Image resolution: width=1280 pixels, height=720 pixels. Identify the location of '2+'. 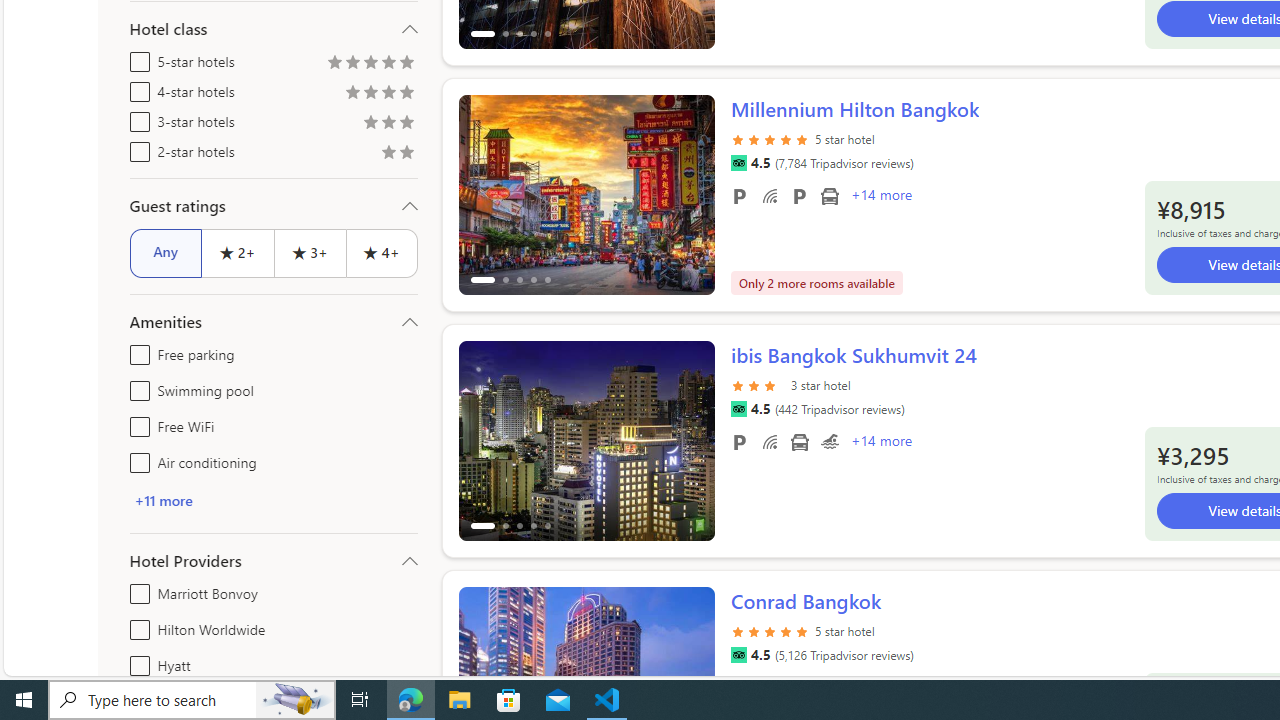
(237, 252).